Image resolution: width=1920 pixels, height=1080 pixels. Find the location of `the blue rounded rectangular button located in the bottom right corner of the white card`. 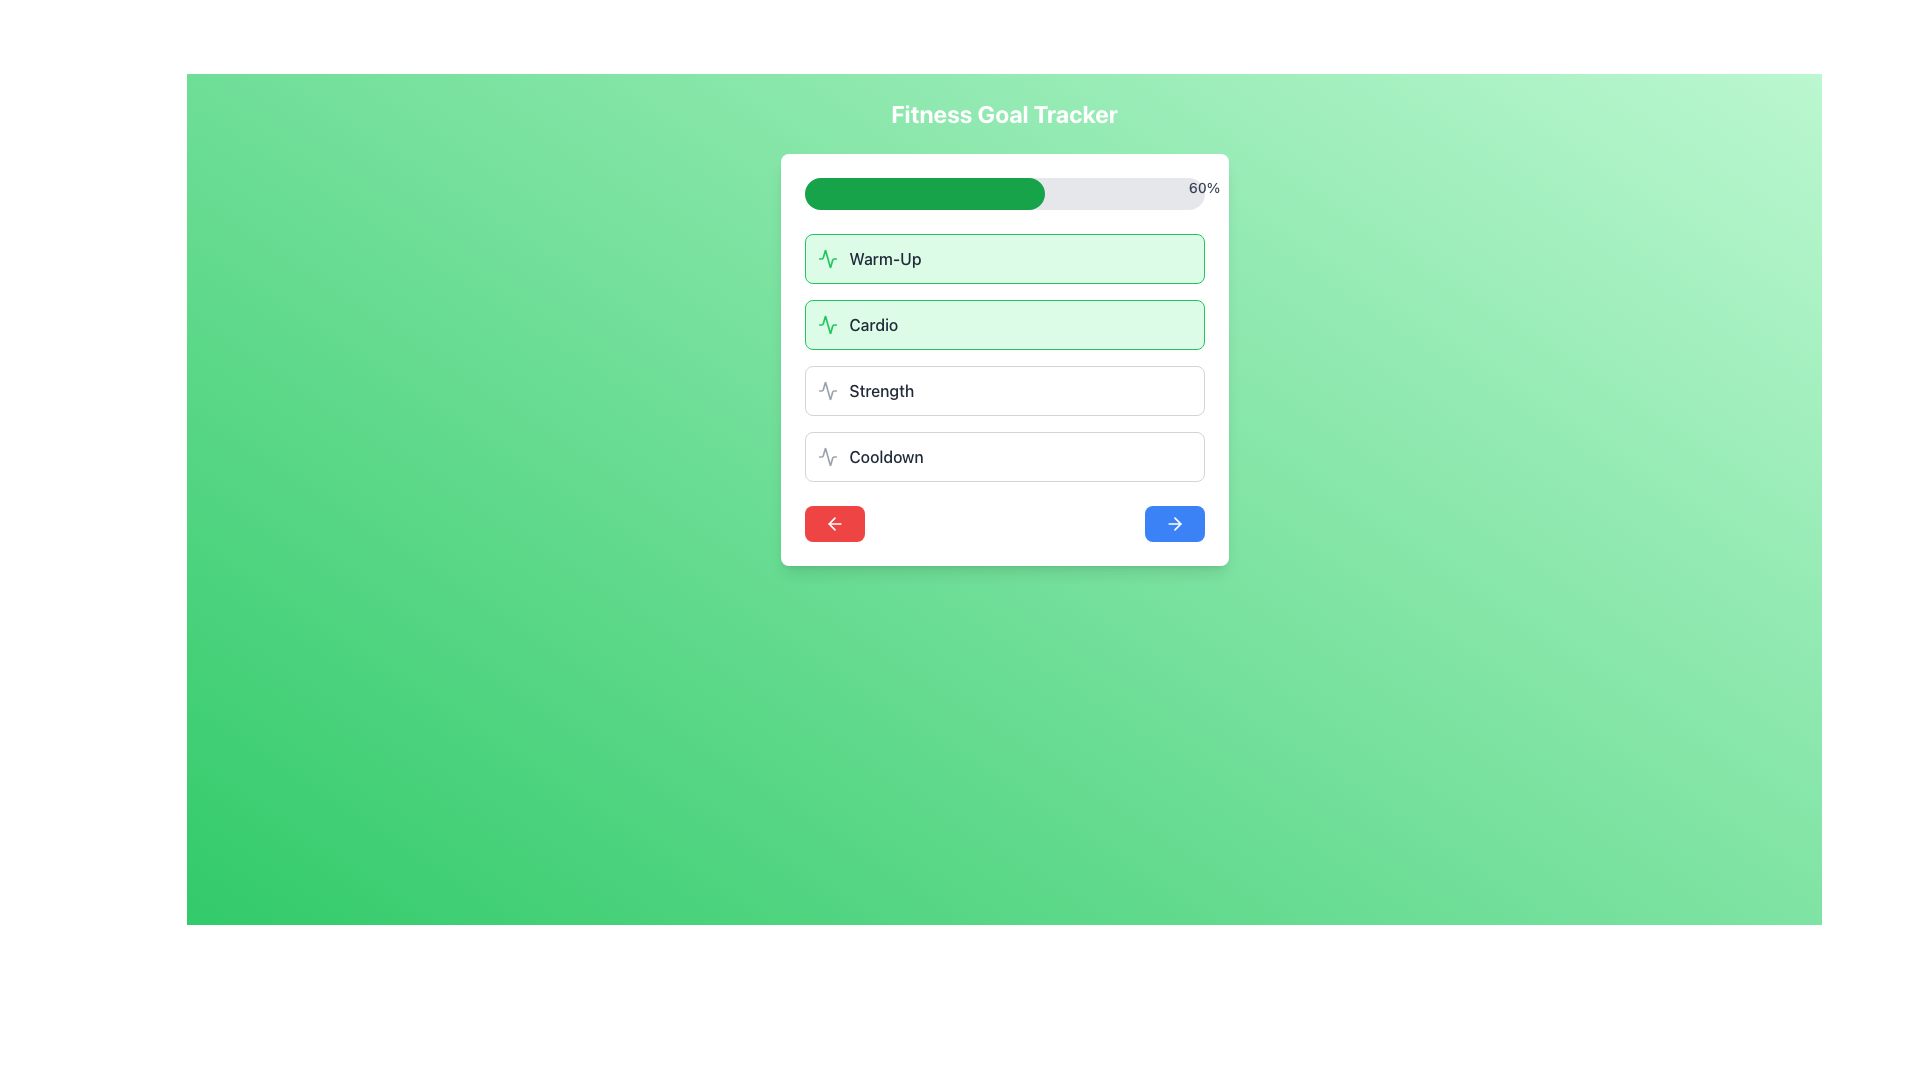

the blue rounded rectangular button located in the bottom right corner of the white card is located at coordinates (1174, 523).